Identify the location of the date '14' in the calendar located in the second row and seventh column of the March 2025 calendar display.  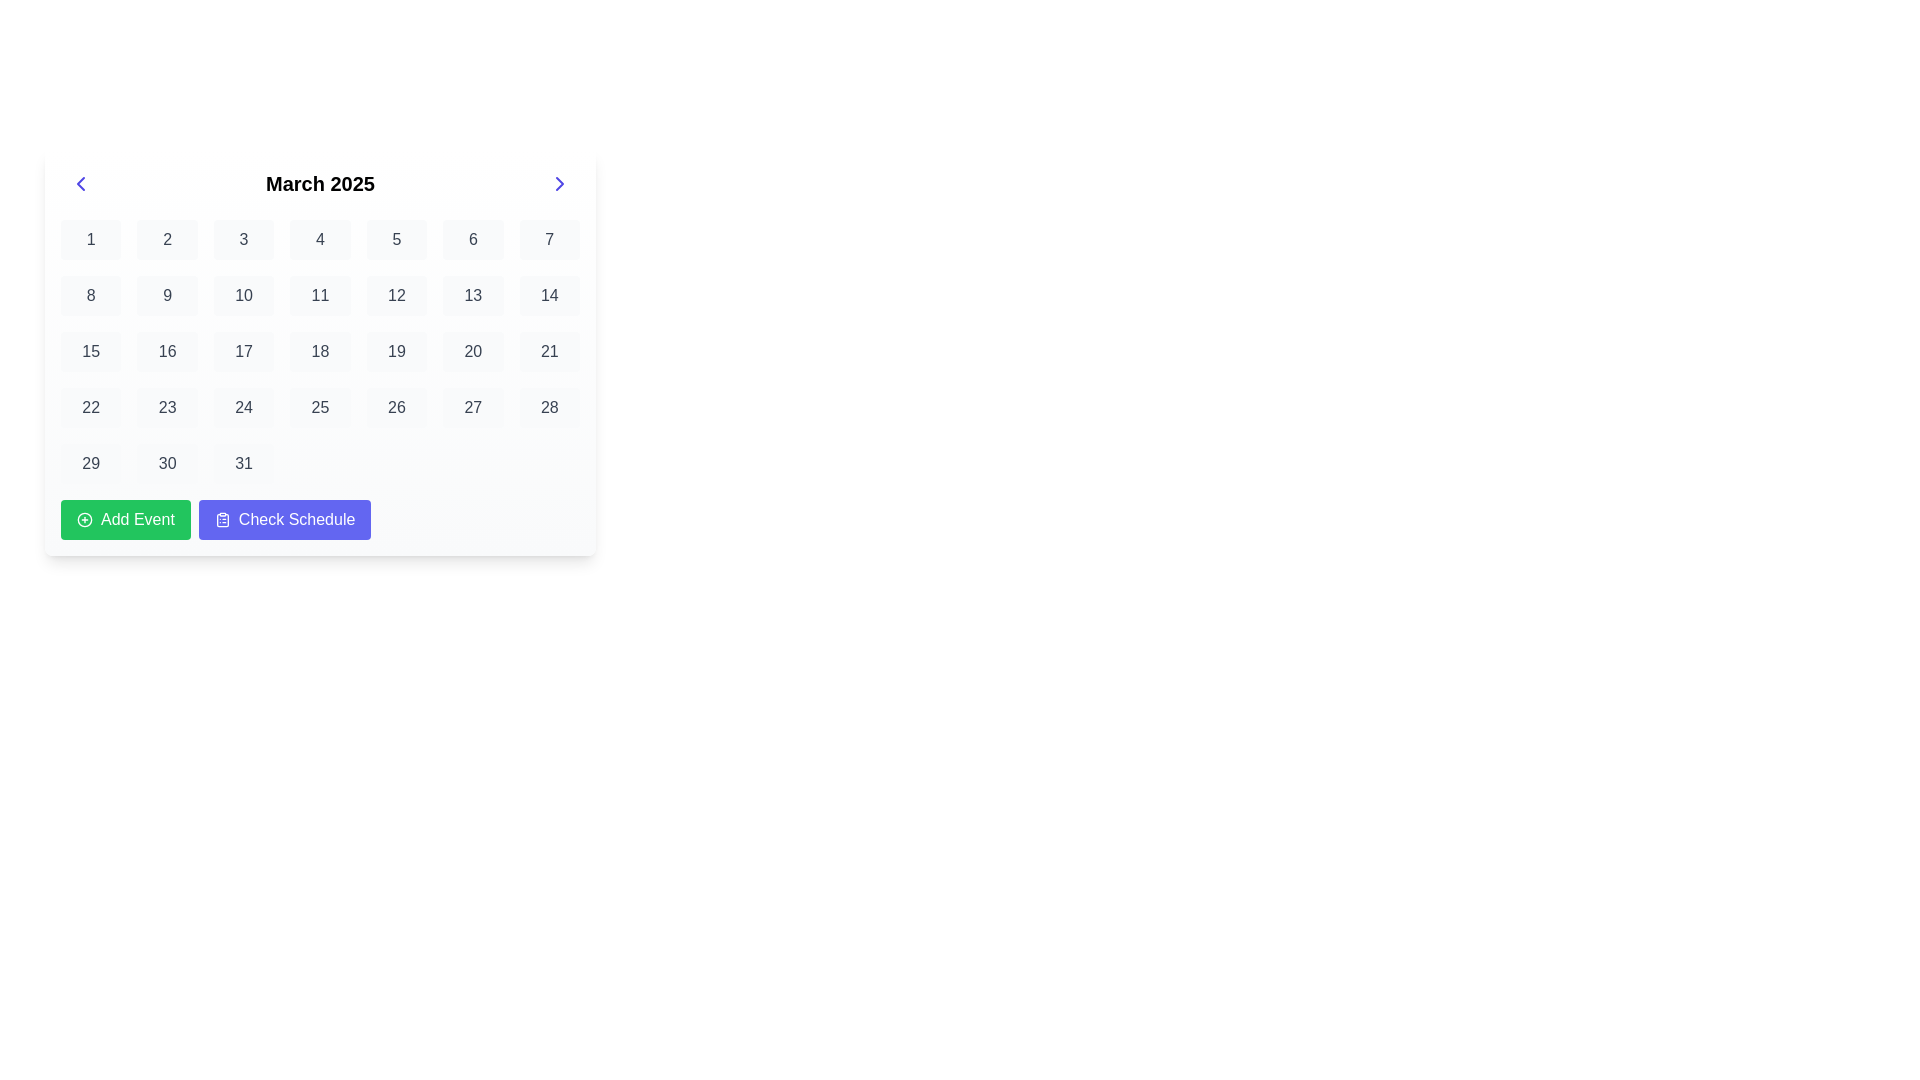
(549, 296).